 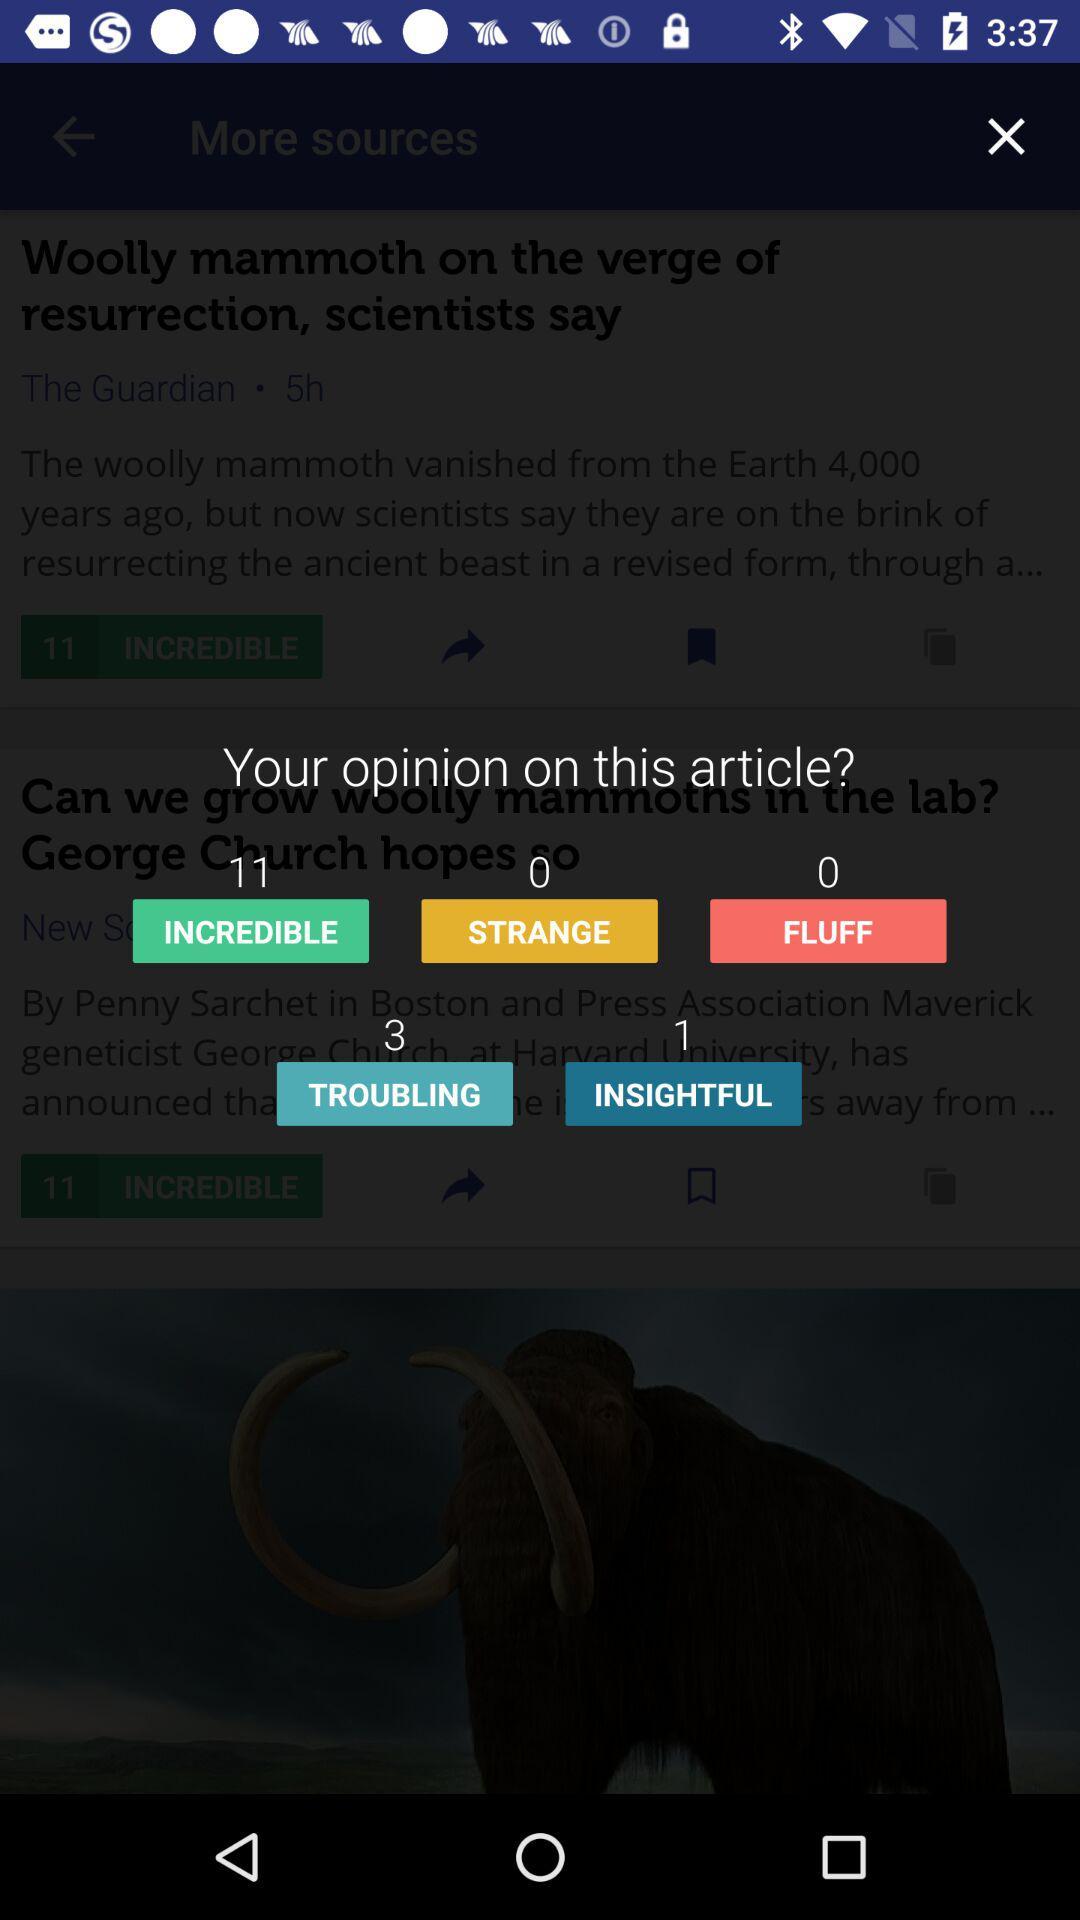 What do you see at coordinates (1006, 135) in the screenshot?
I see `item to the right of more sources item` at bounding box center [1006, 135].